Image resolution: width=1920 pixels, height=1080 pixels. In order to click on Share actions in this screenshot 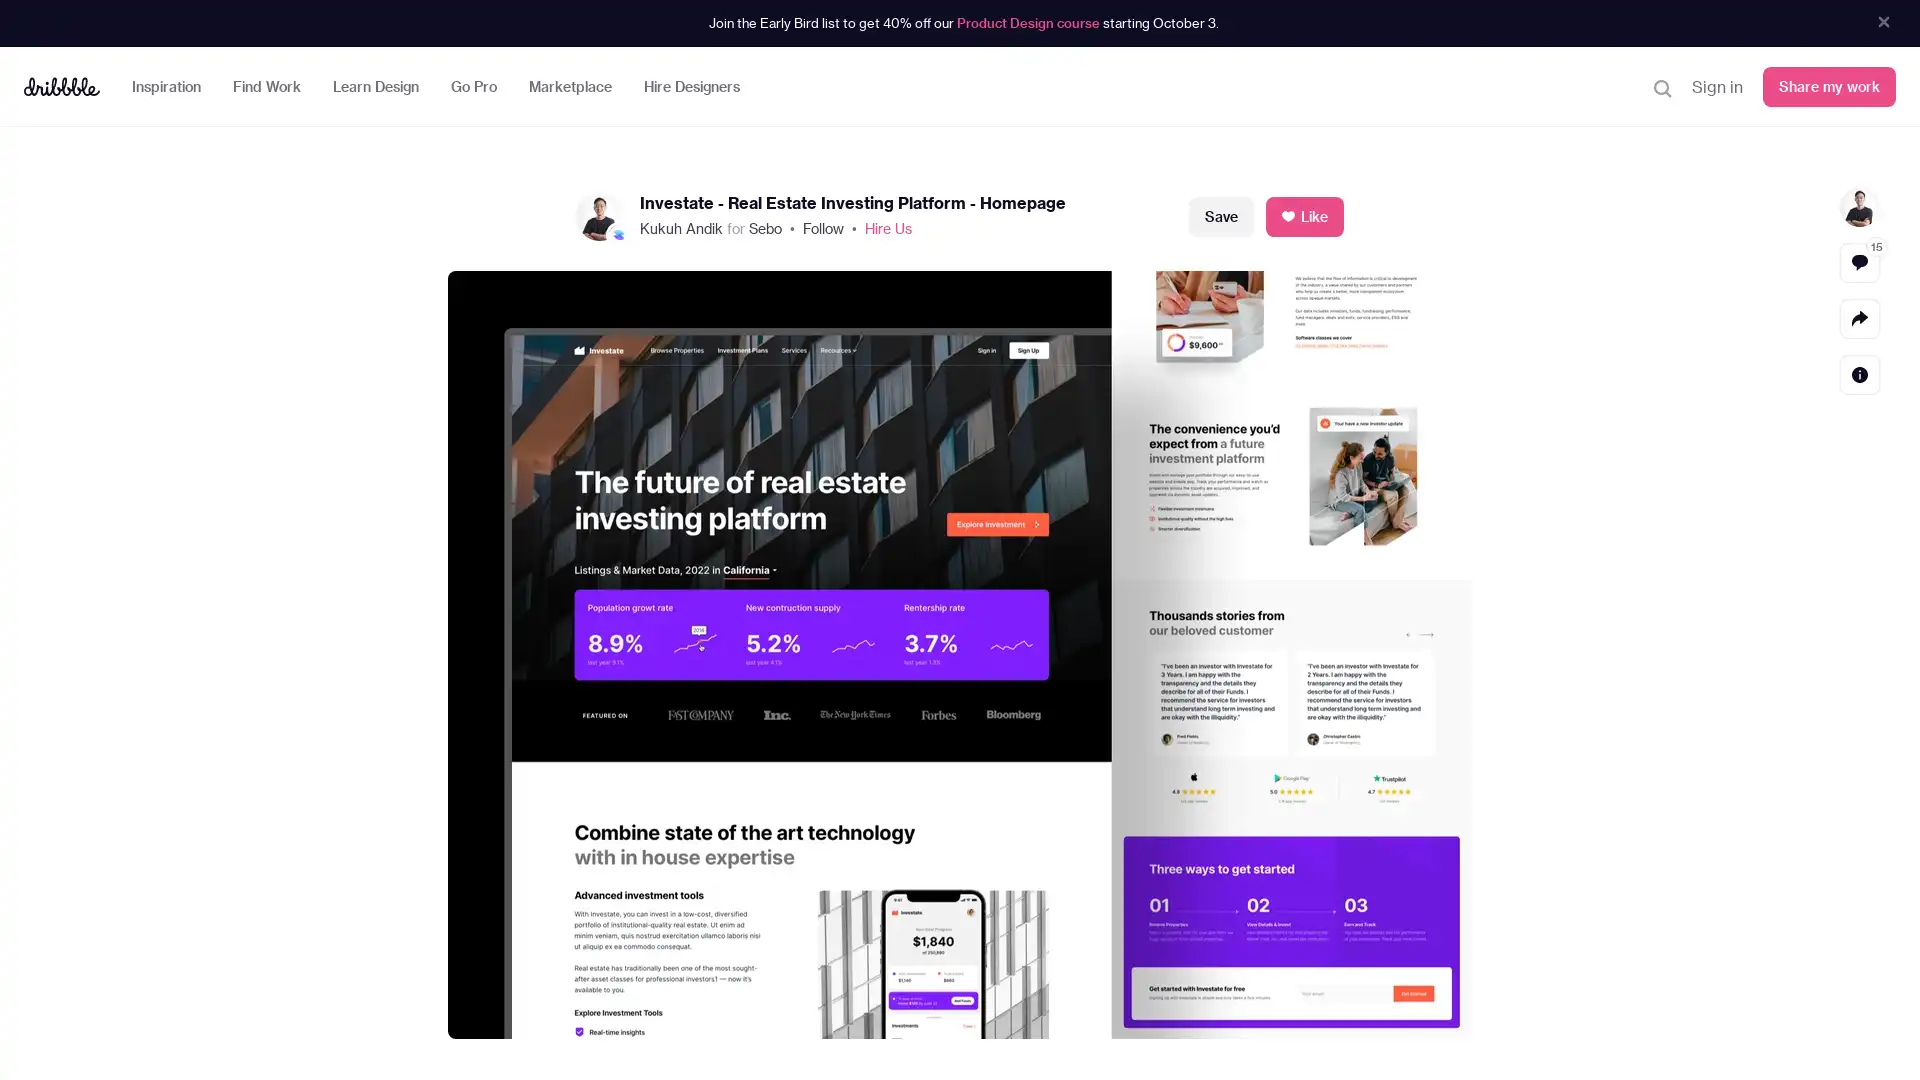, I will do `click(1859, 316)`.